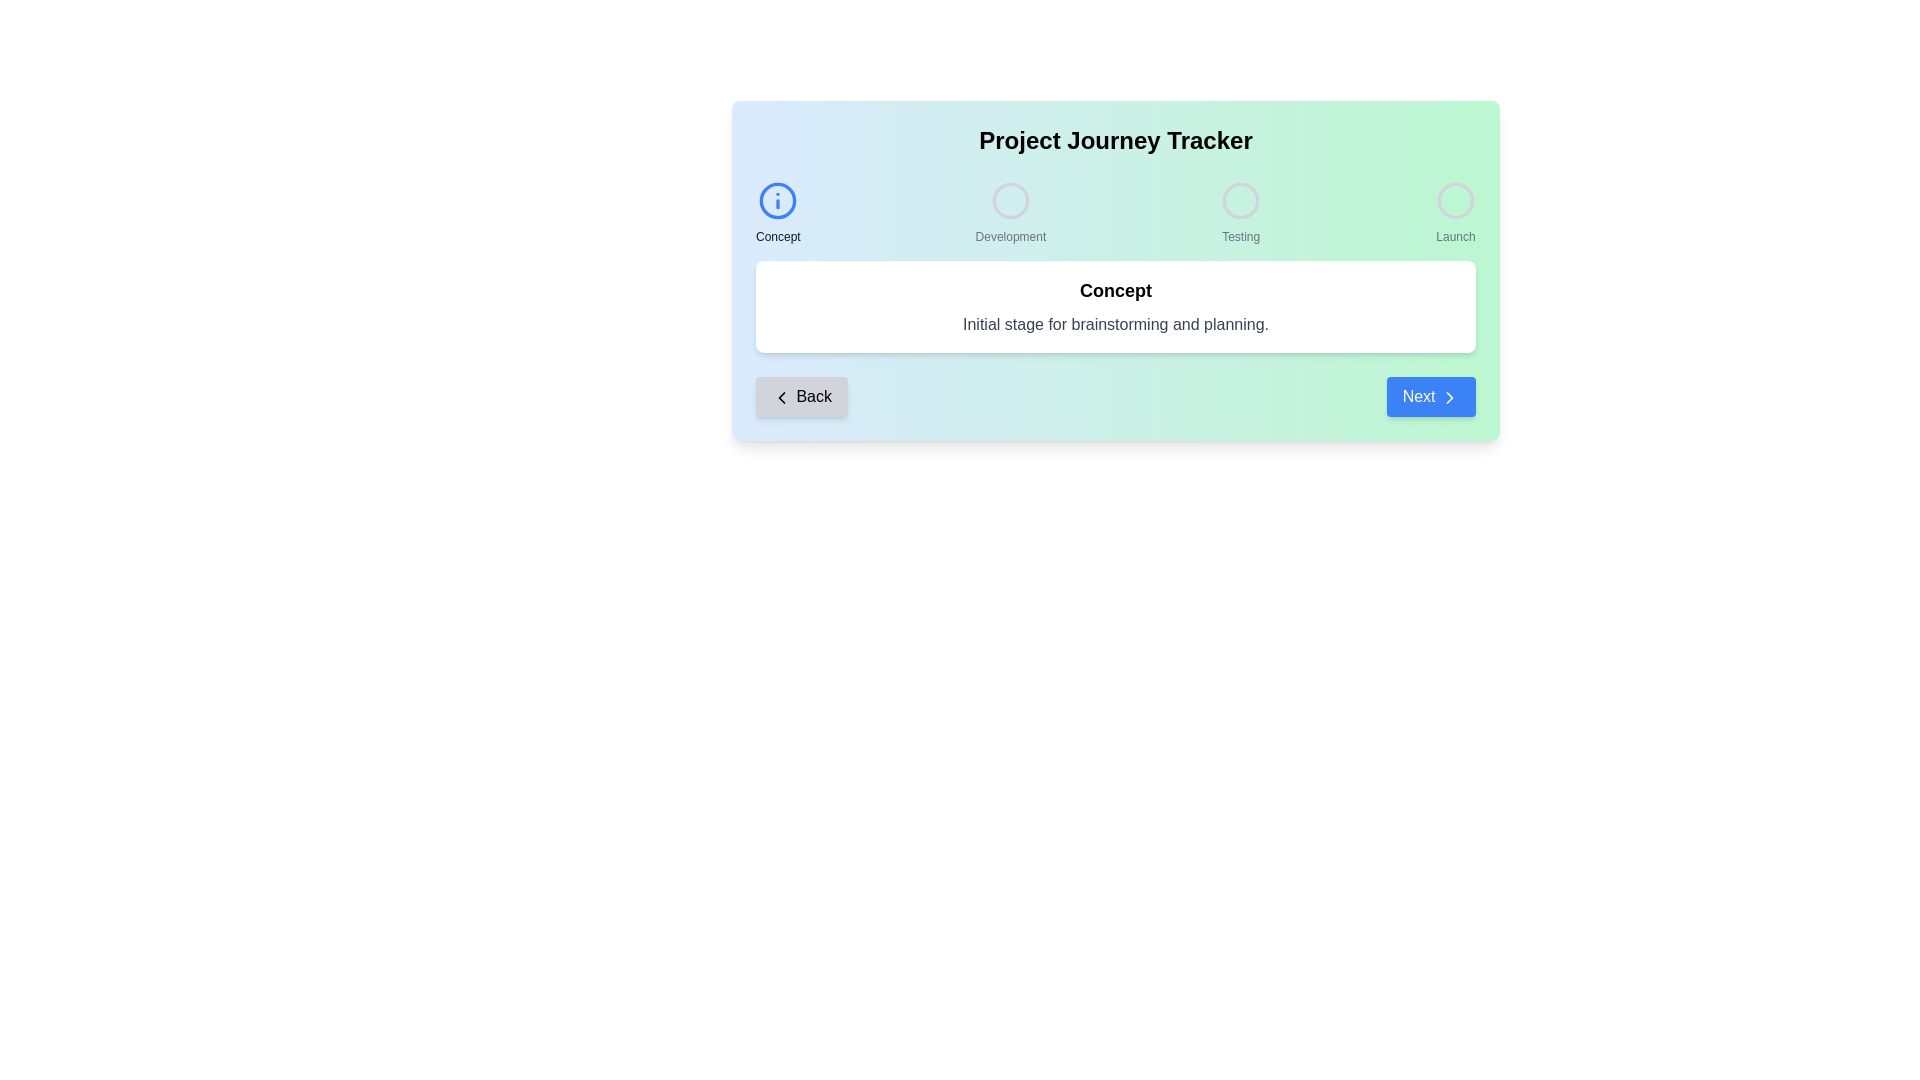 The height and width of the screenshot is (1080, 1920). What do you see at coordinates (1240, 235) in the screenshot?
I see `the static text label displaying 'Testing', which is part of a step indicator and styled in a small, gray-colored font` at bounding box center [1240, 235].